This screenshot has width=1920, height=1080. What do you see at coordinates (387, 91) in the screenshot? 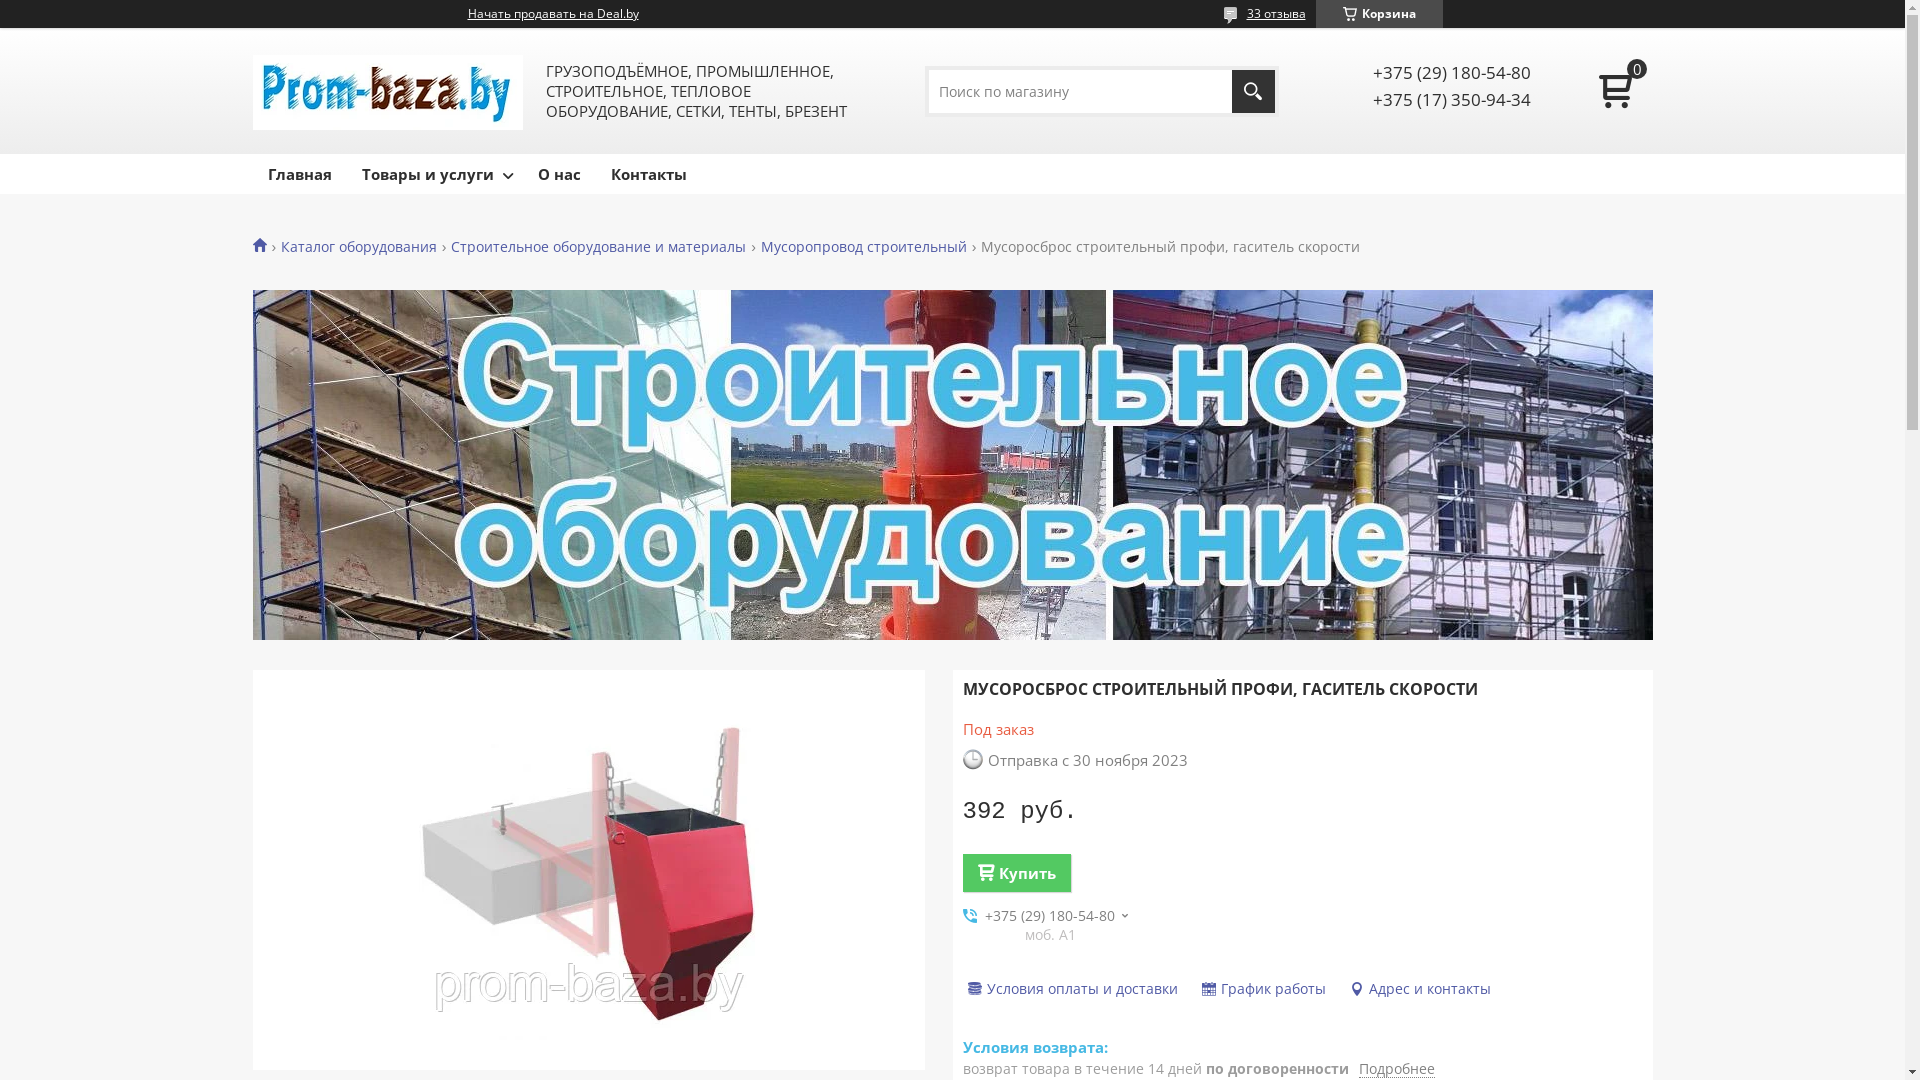
I see `'PROM-BAZA.by'` at bounding box center [387, 91].